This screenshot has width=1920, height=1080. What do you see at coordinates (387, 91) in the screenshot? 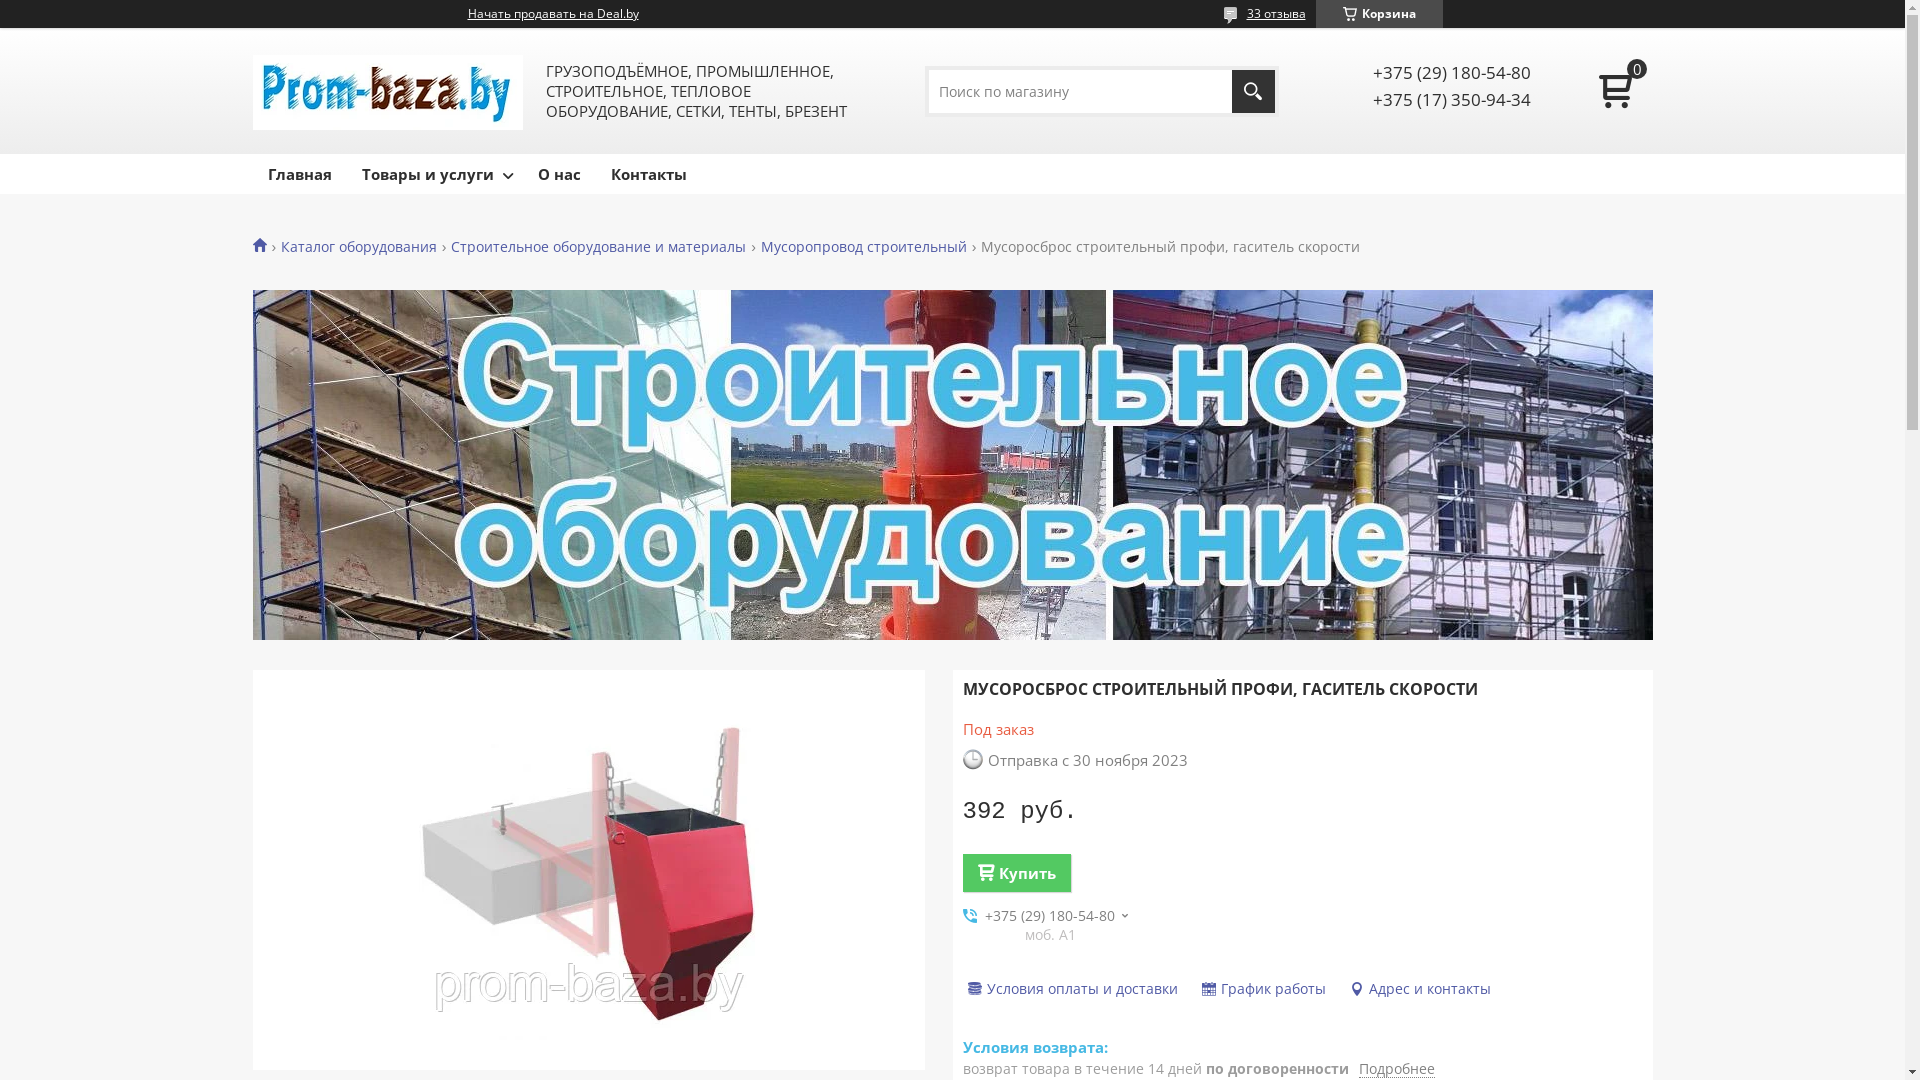
I see `'PROM-BAZA.by'` at bounding box center [387, 91].